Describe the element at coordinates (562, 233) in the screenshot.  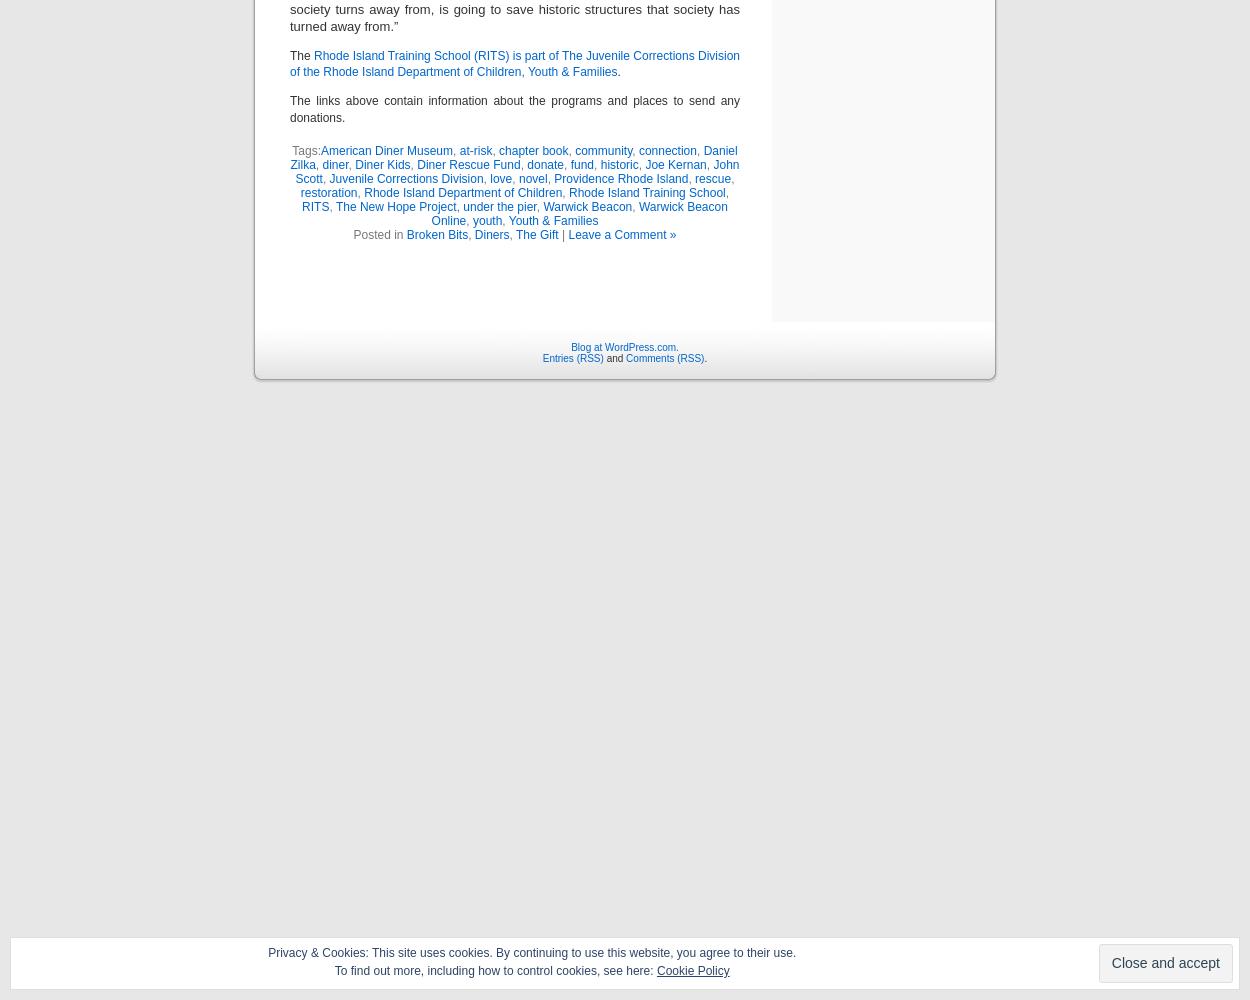
I see `'|'` at that location.